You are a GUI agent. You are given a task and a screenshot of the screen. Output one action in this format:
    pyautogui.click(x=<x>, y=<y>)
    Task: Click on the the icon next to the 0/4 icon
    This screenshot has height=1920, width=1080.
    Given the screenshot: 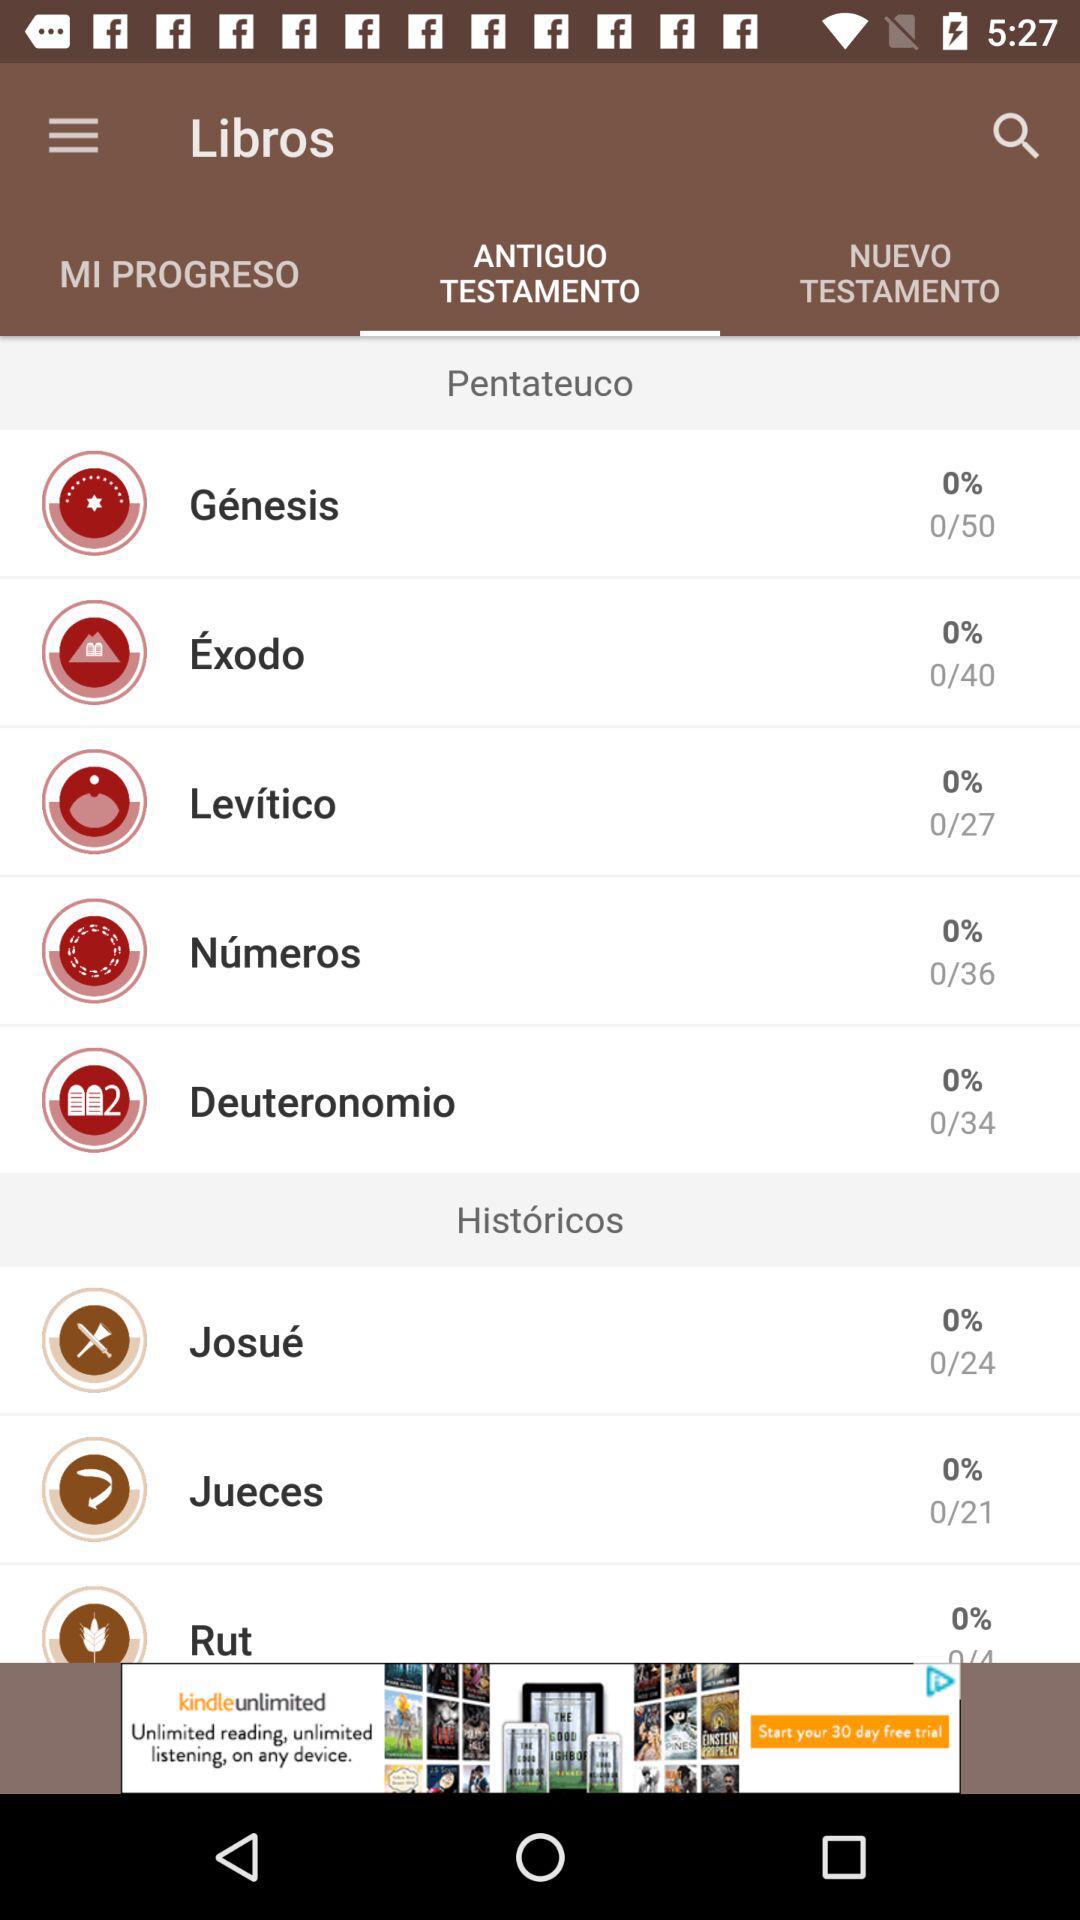 What is the action you would take?
    pyautogui.click(x=220, y=1636)
    